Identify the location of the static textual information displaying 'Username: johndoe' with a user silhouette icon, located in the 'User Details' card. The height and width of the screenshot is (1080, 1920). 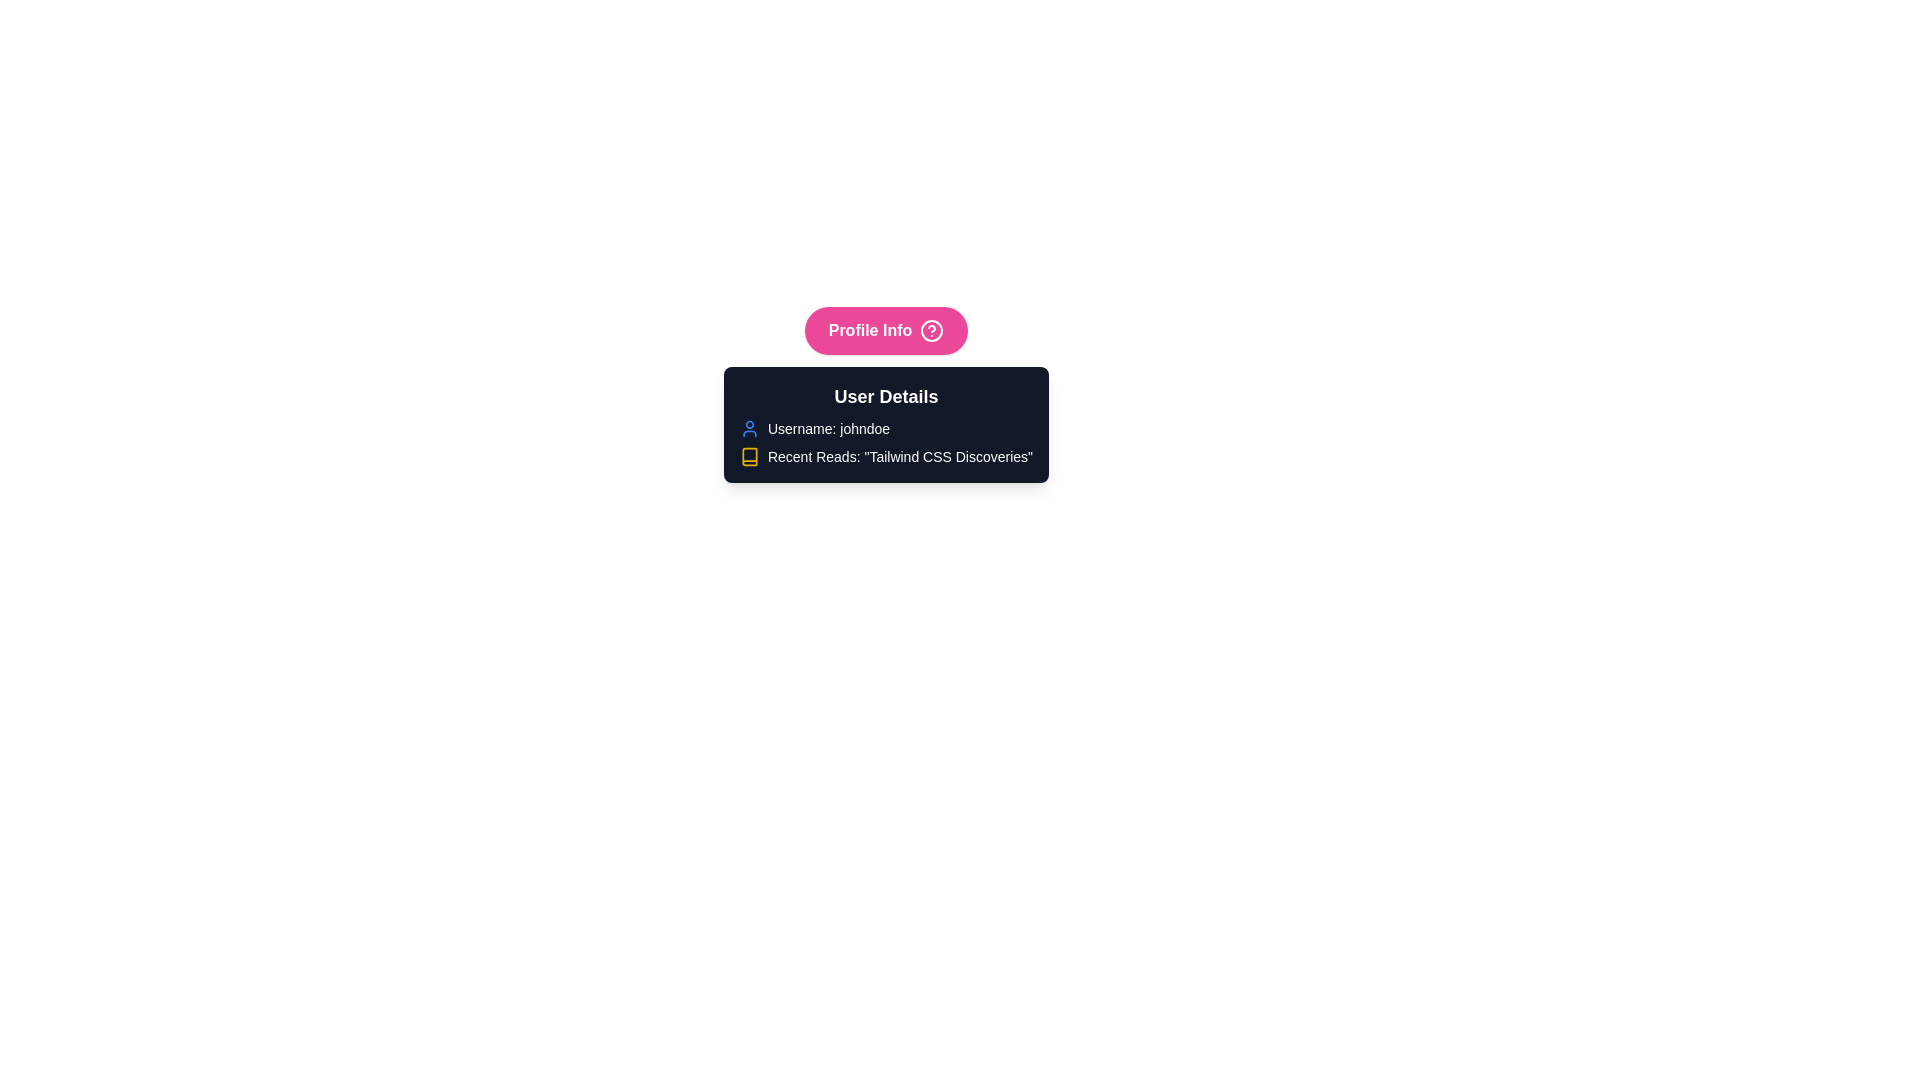
(885, 427).